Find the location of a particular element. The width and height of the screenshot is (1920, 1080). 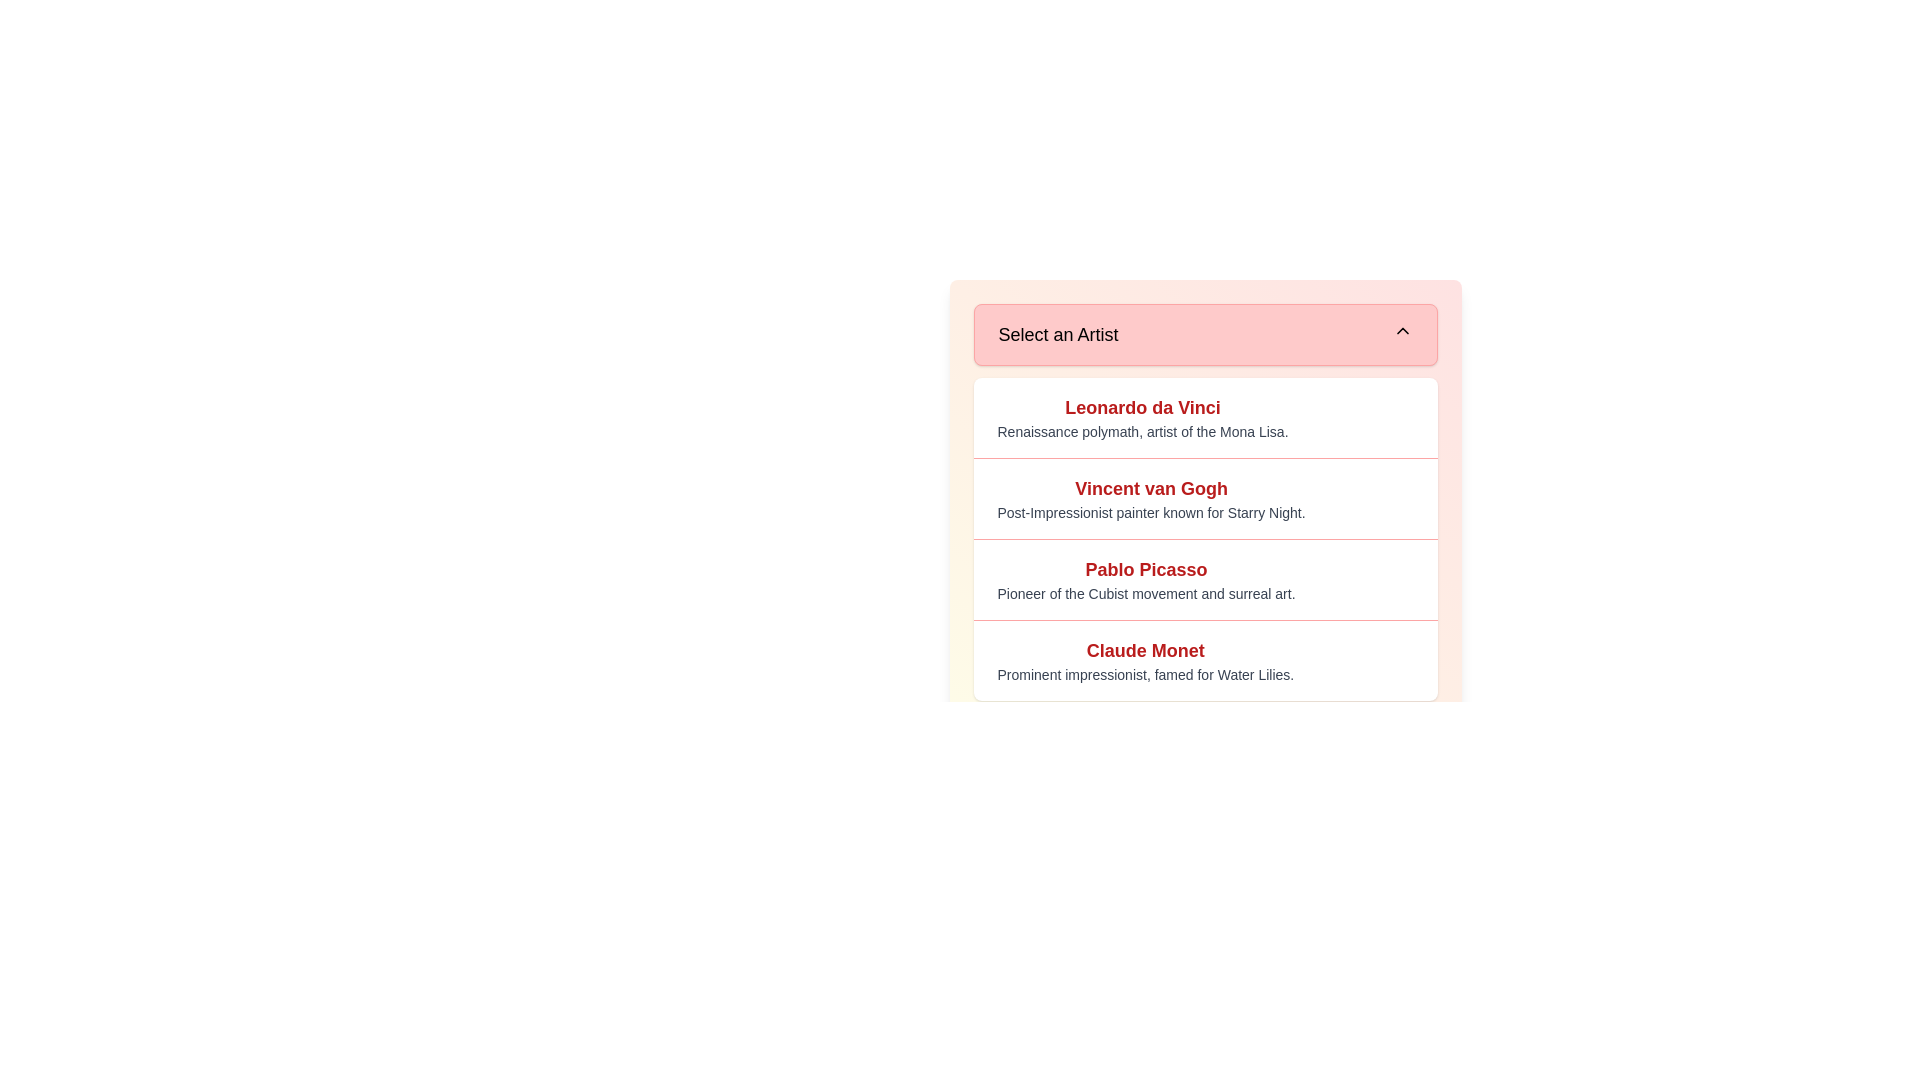

the descriptive label or subtitle for the artist 'Claude Monet', which is located at the bottom of the box containing the title styled in larger, bold red font is located at coordinates (1145, 675).